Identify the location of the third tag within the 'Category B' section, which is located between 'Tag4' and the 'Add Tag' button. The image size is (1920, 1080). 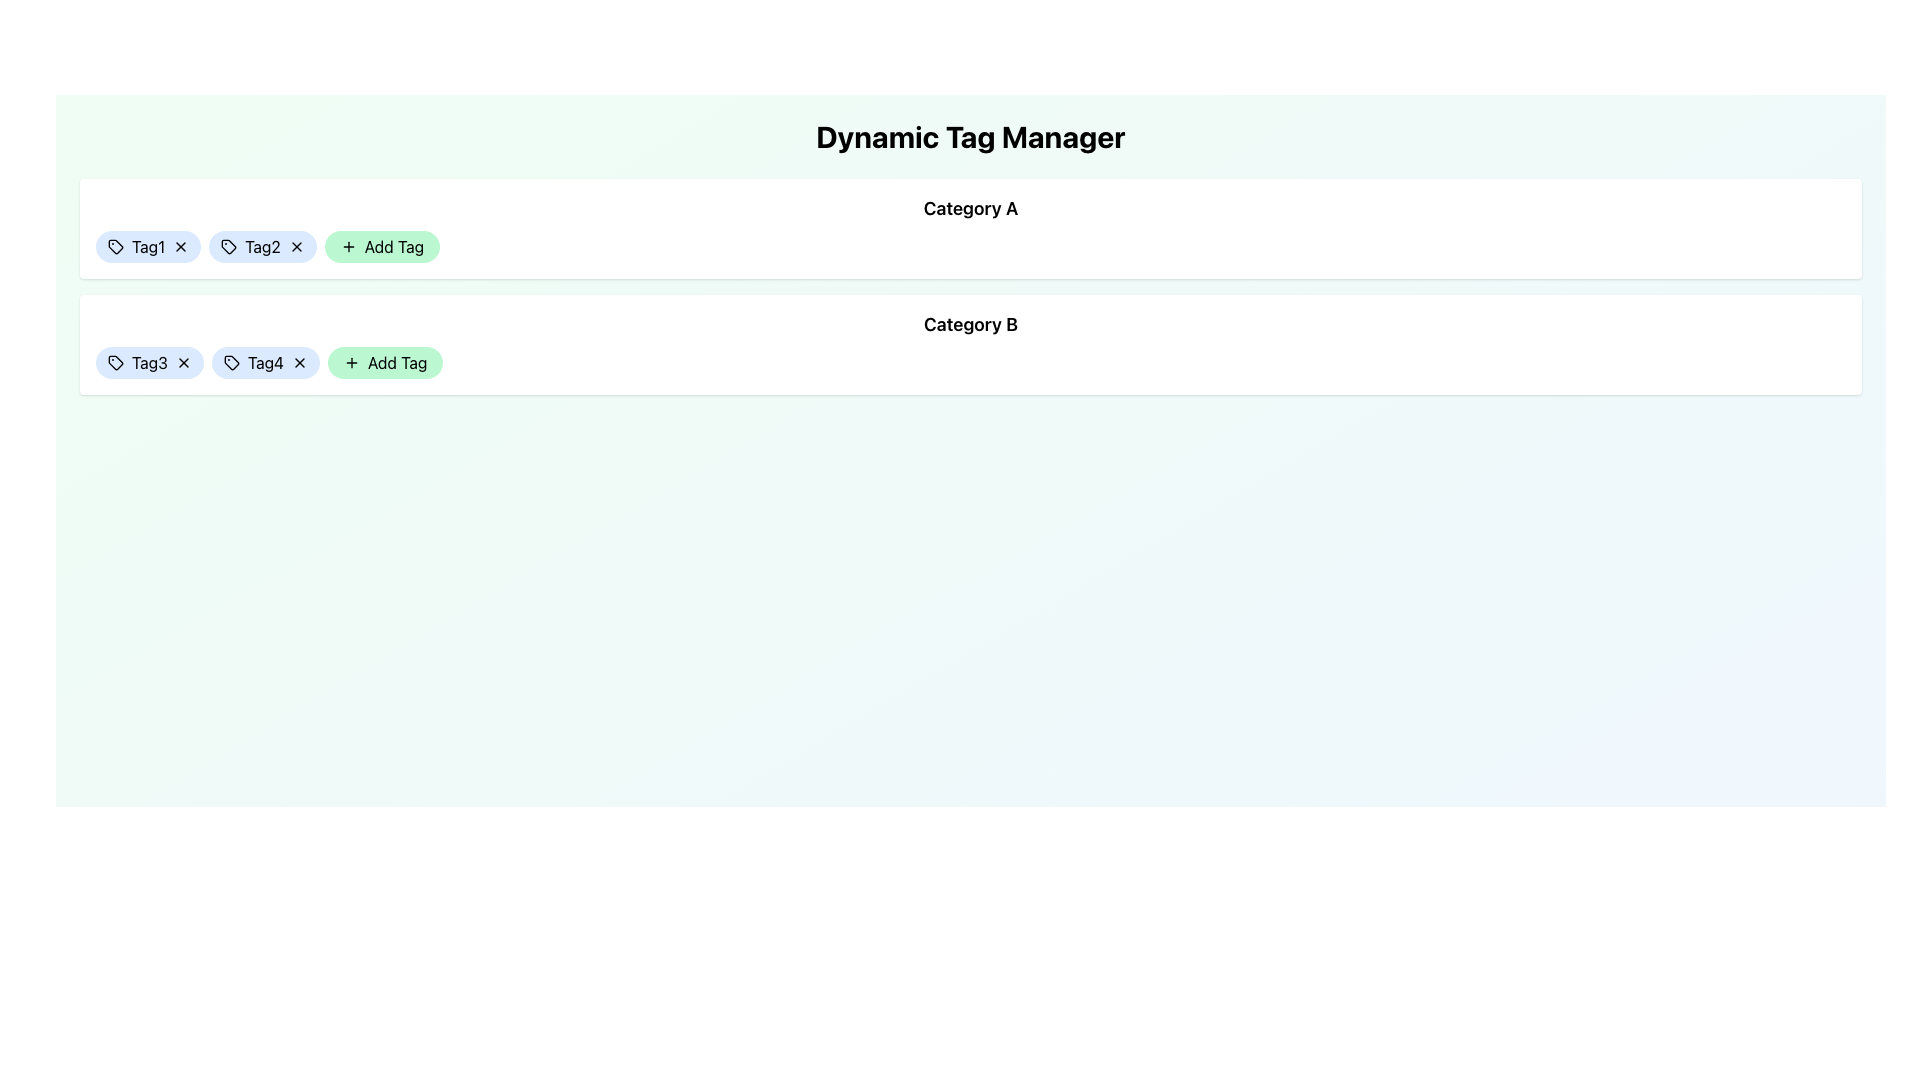
(148, 362).